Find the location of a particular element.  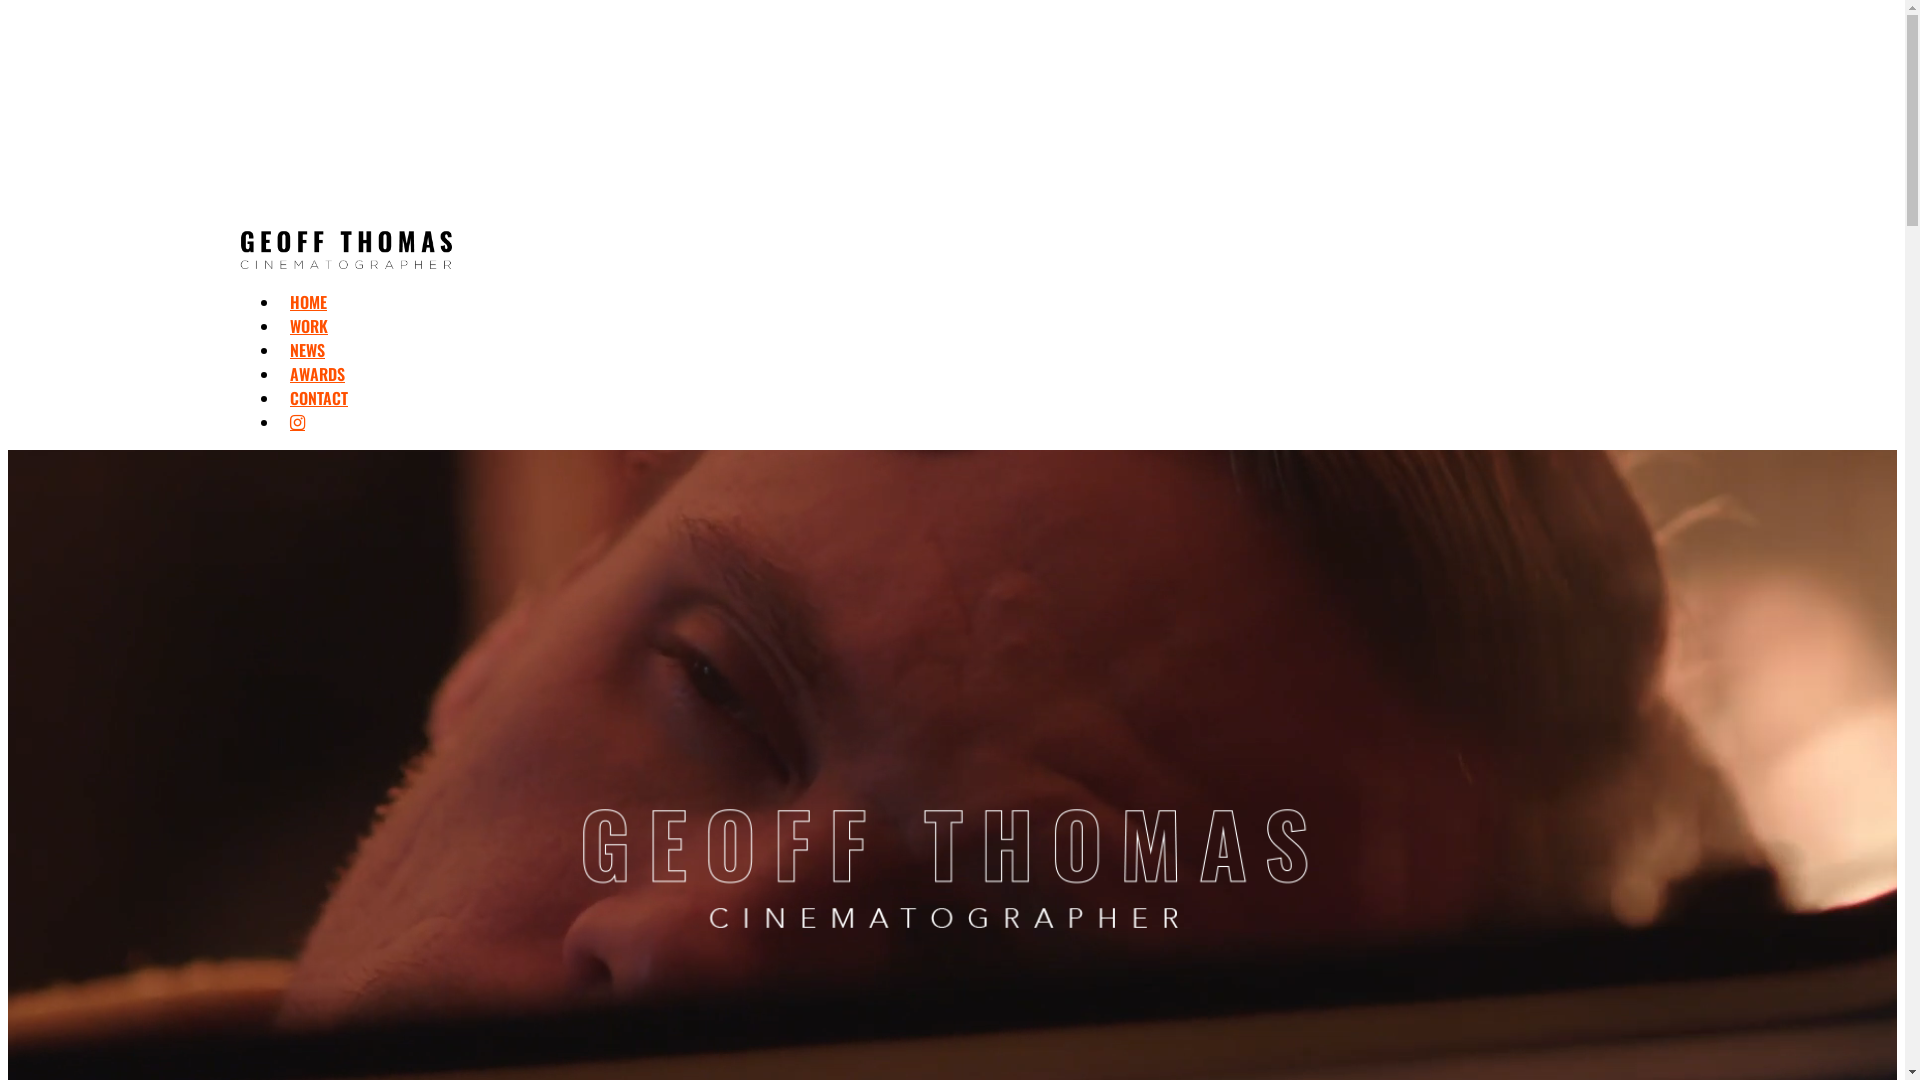

'NEWS' is located at coordinates (288, 349).